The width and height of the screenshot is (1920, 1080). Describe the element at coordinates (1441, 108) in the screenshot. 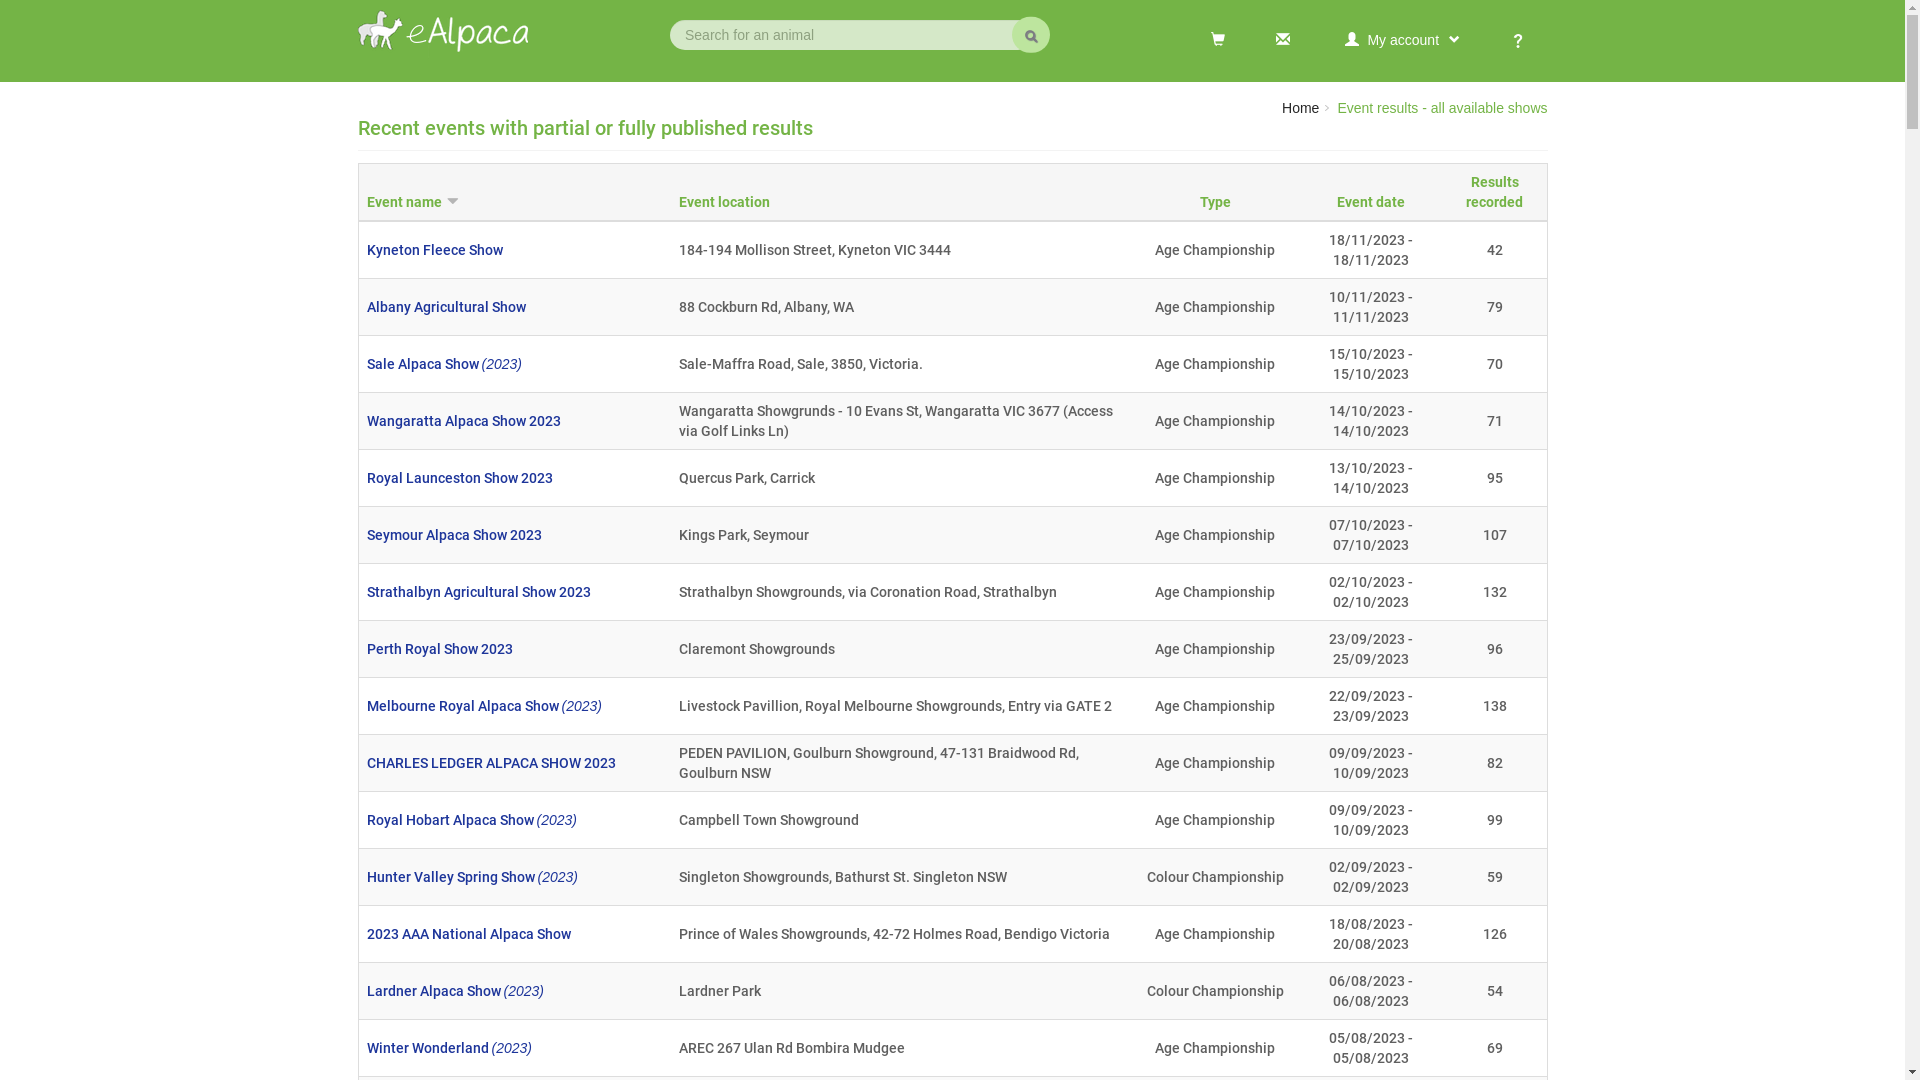

I see `'Event results - all available shows'` at that location.